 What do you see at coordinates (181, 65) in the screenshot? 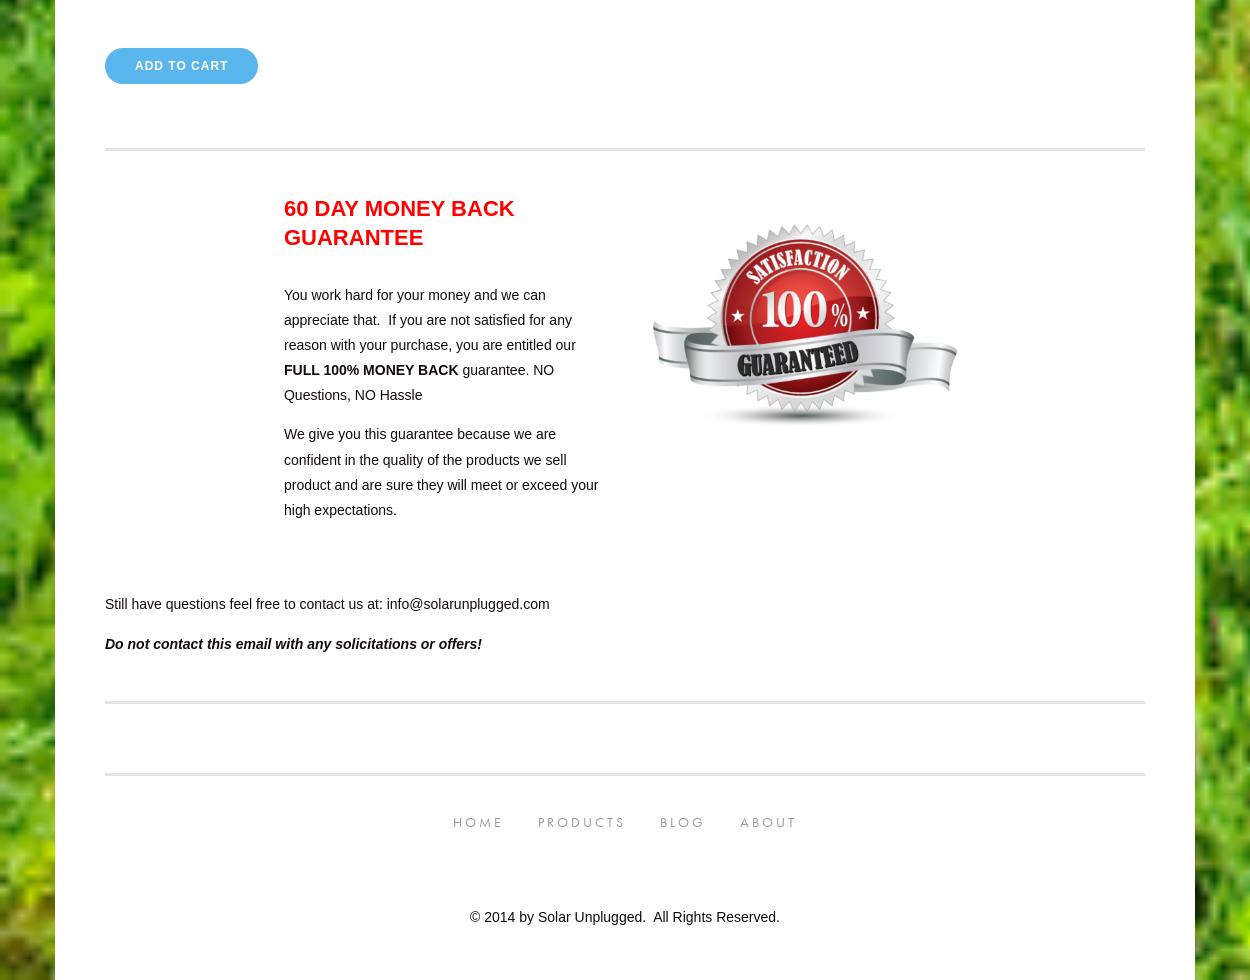
I see `'Add To Cart'` at bounding box center [181, 65].